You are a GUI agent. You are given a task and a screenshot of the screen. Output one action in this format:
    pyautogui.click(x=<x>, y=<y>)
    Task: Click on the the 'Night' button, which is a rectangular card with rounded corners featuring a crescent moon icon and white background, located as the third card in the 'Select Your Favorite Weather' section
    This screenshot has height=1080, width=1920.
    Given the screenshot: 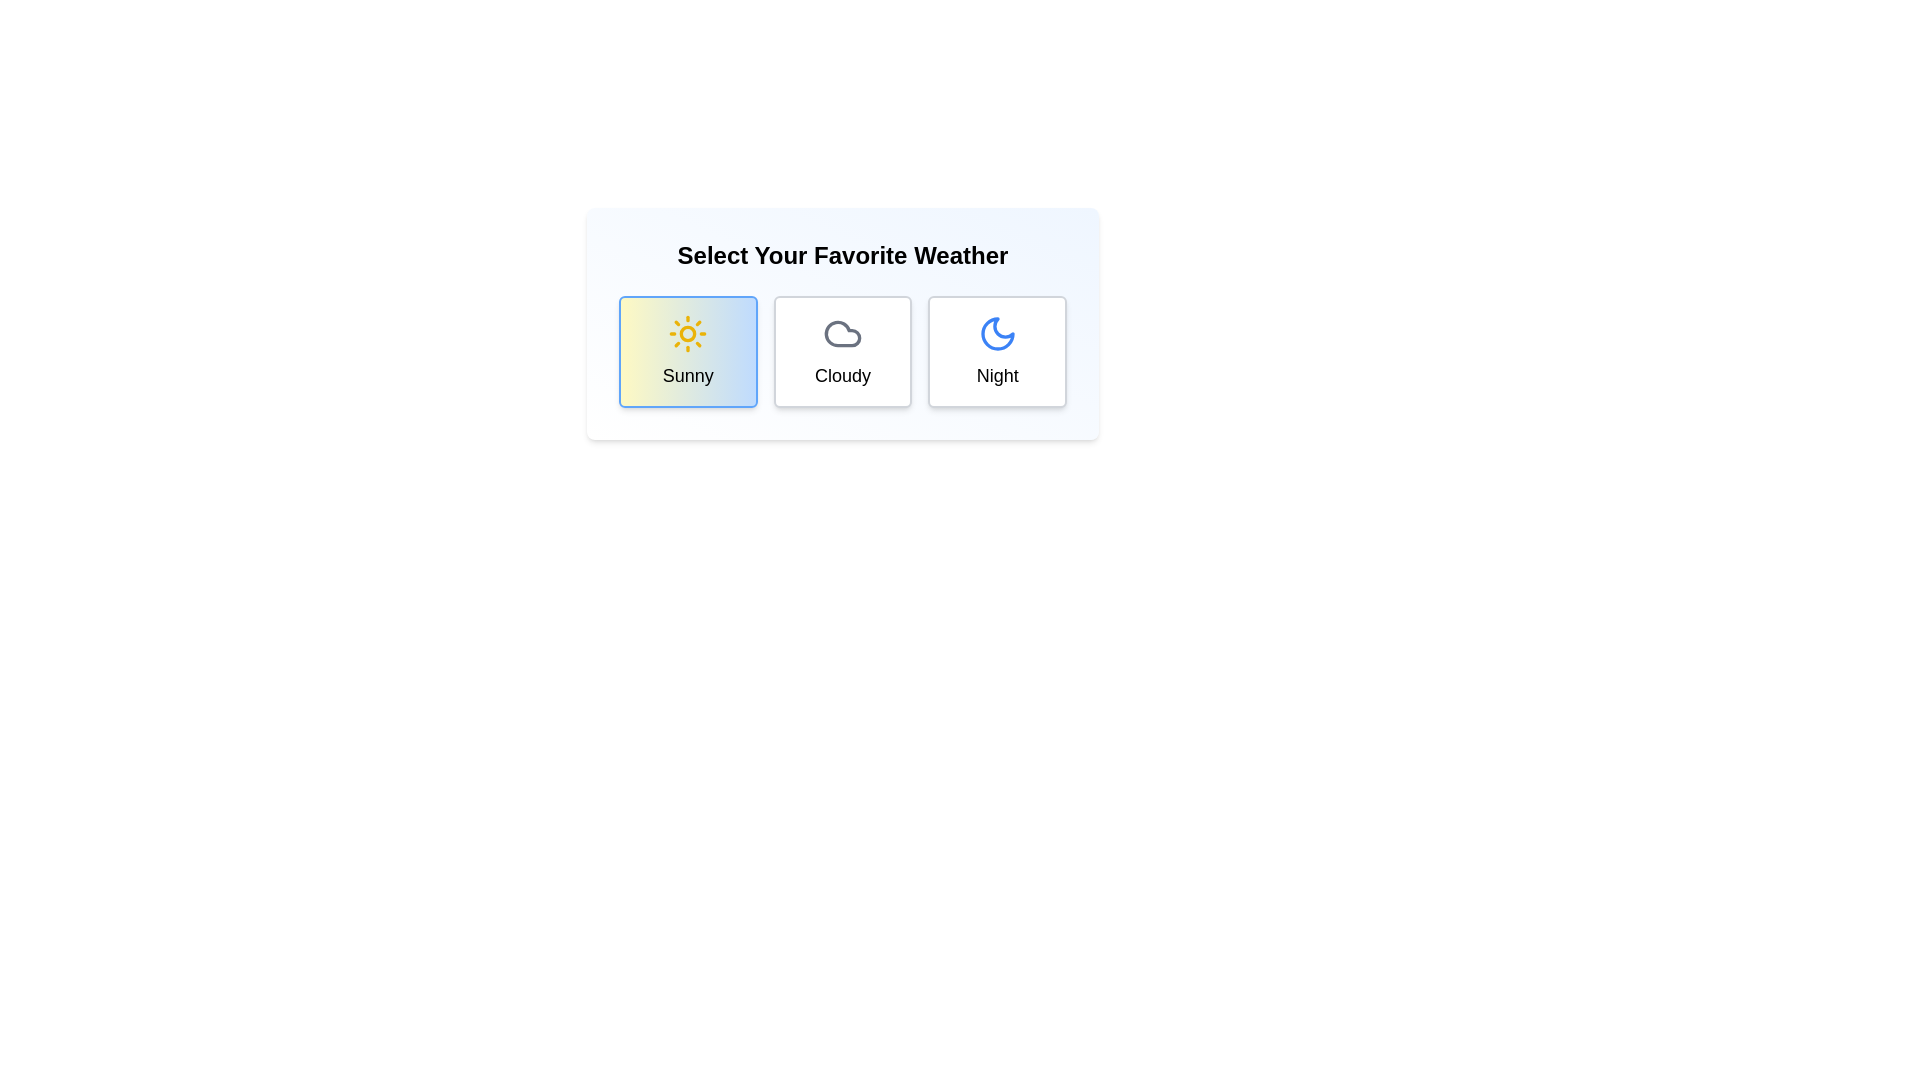 What is the action you would take?
    pyautogui.click(x=997, y=350)
    